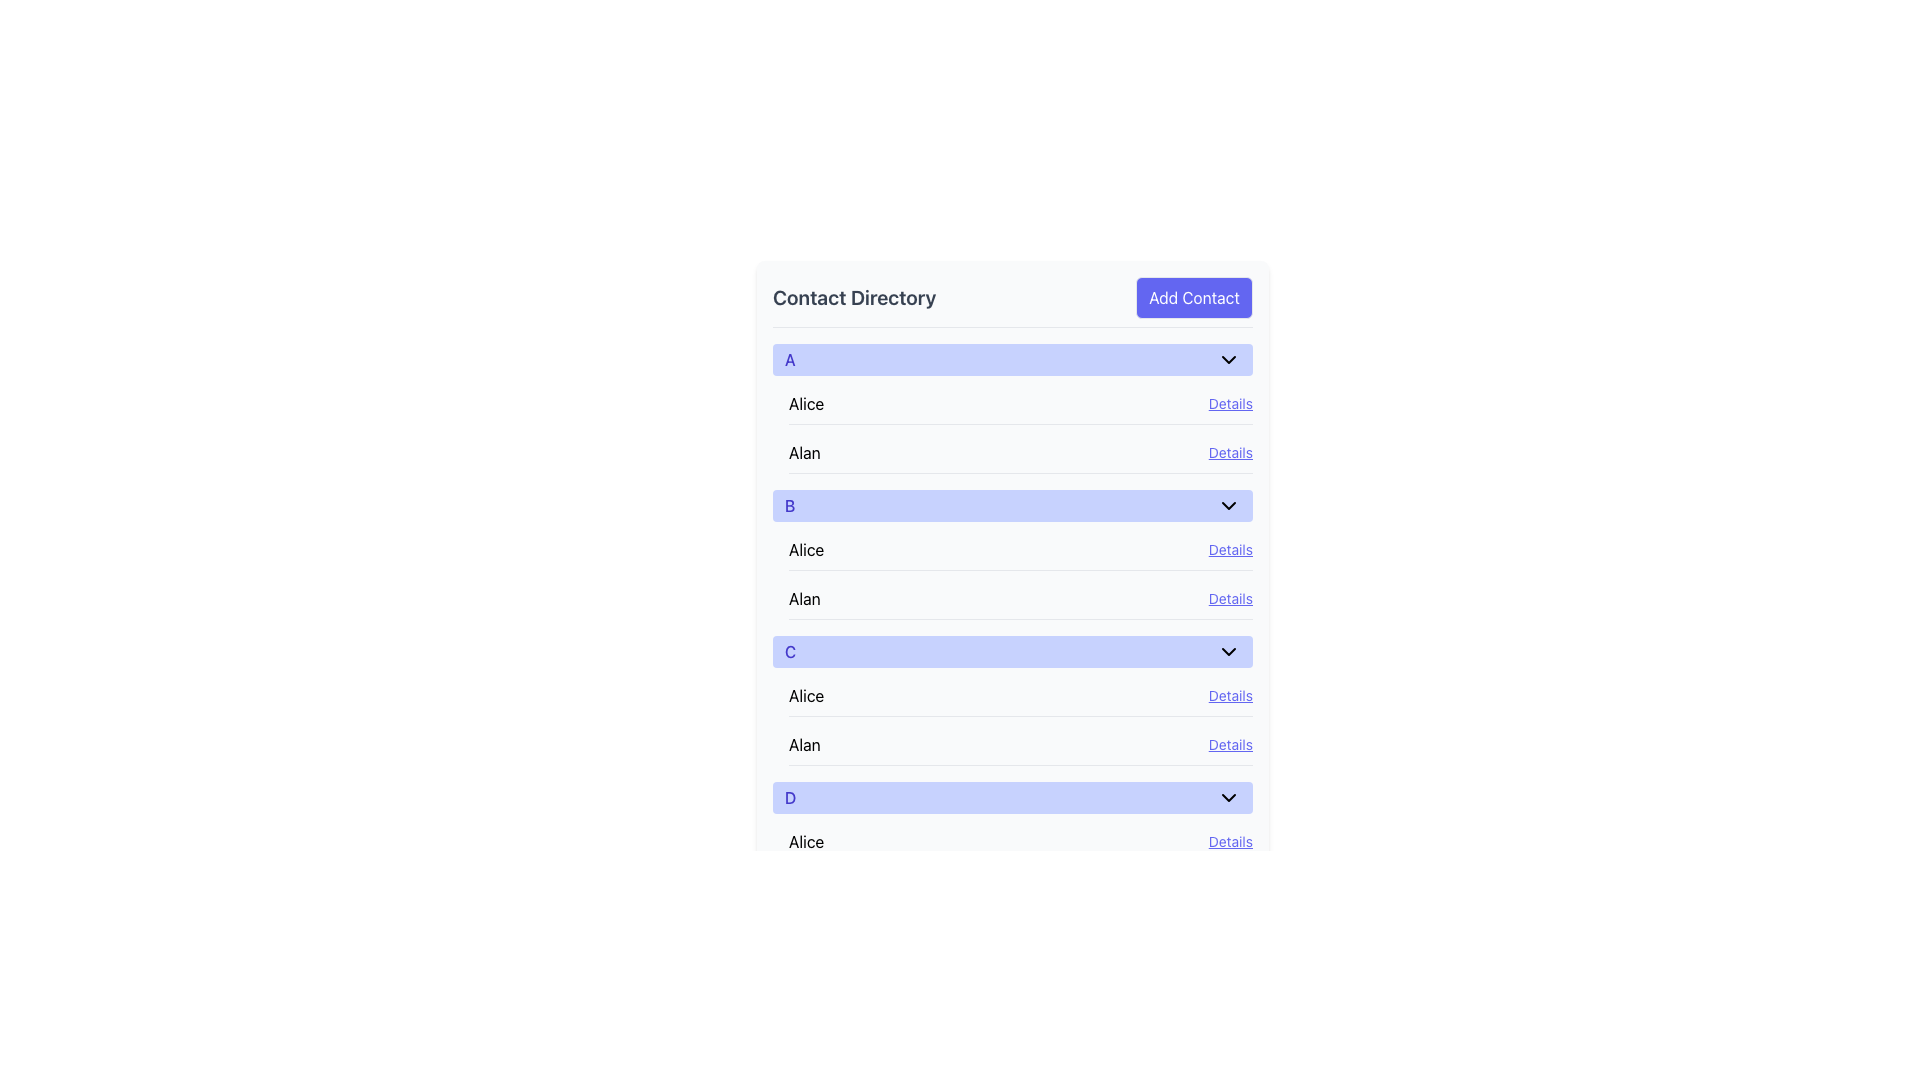 This screenshot has height=1080, width=1920. Describe the element at coordinates (806, 841) in the screenshot. I see `the bold text label reading 'Alice'` at that location.